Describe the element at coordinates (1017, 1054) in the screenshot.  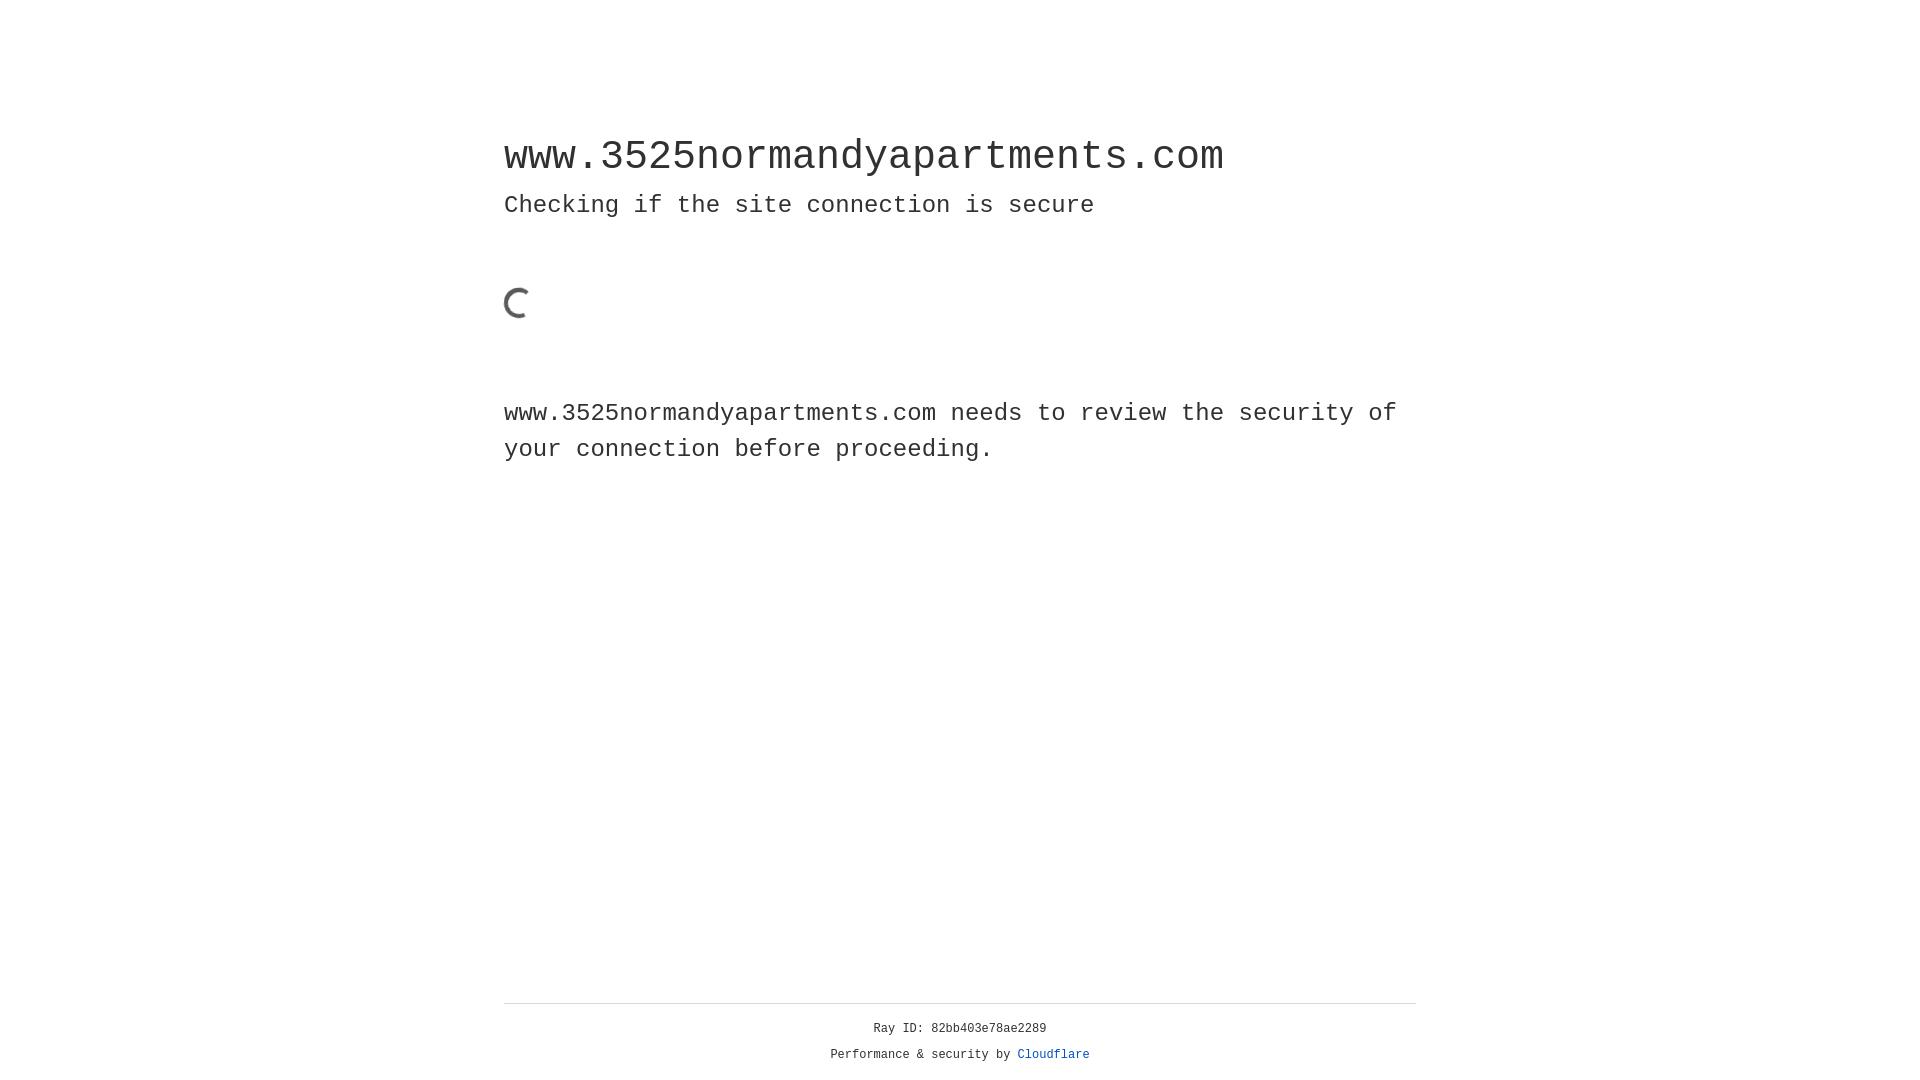
I see `'Cloudflare'` at that location.